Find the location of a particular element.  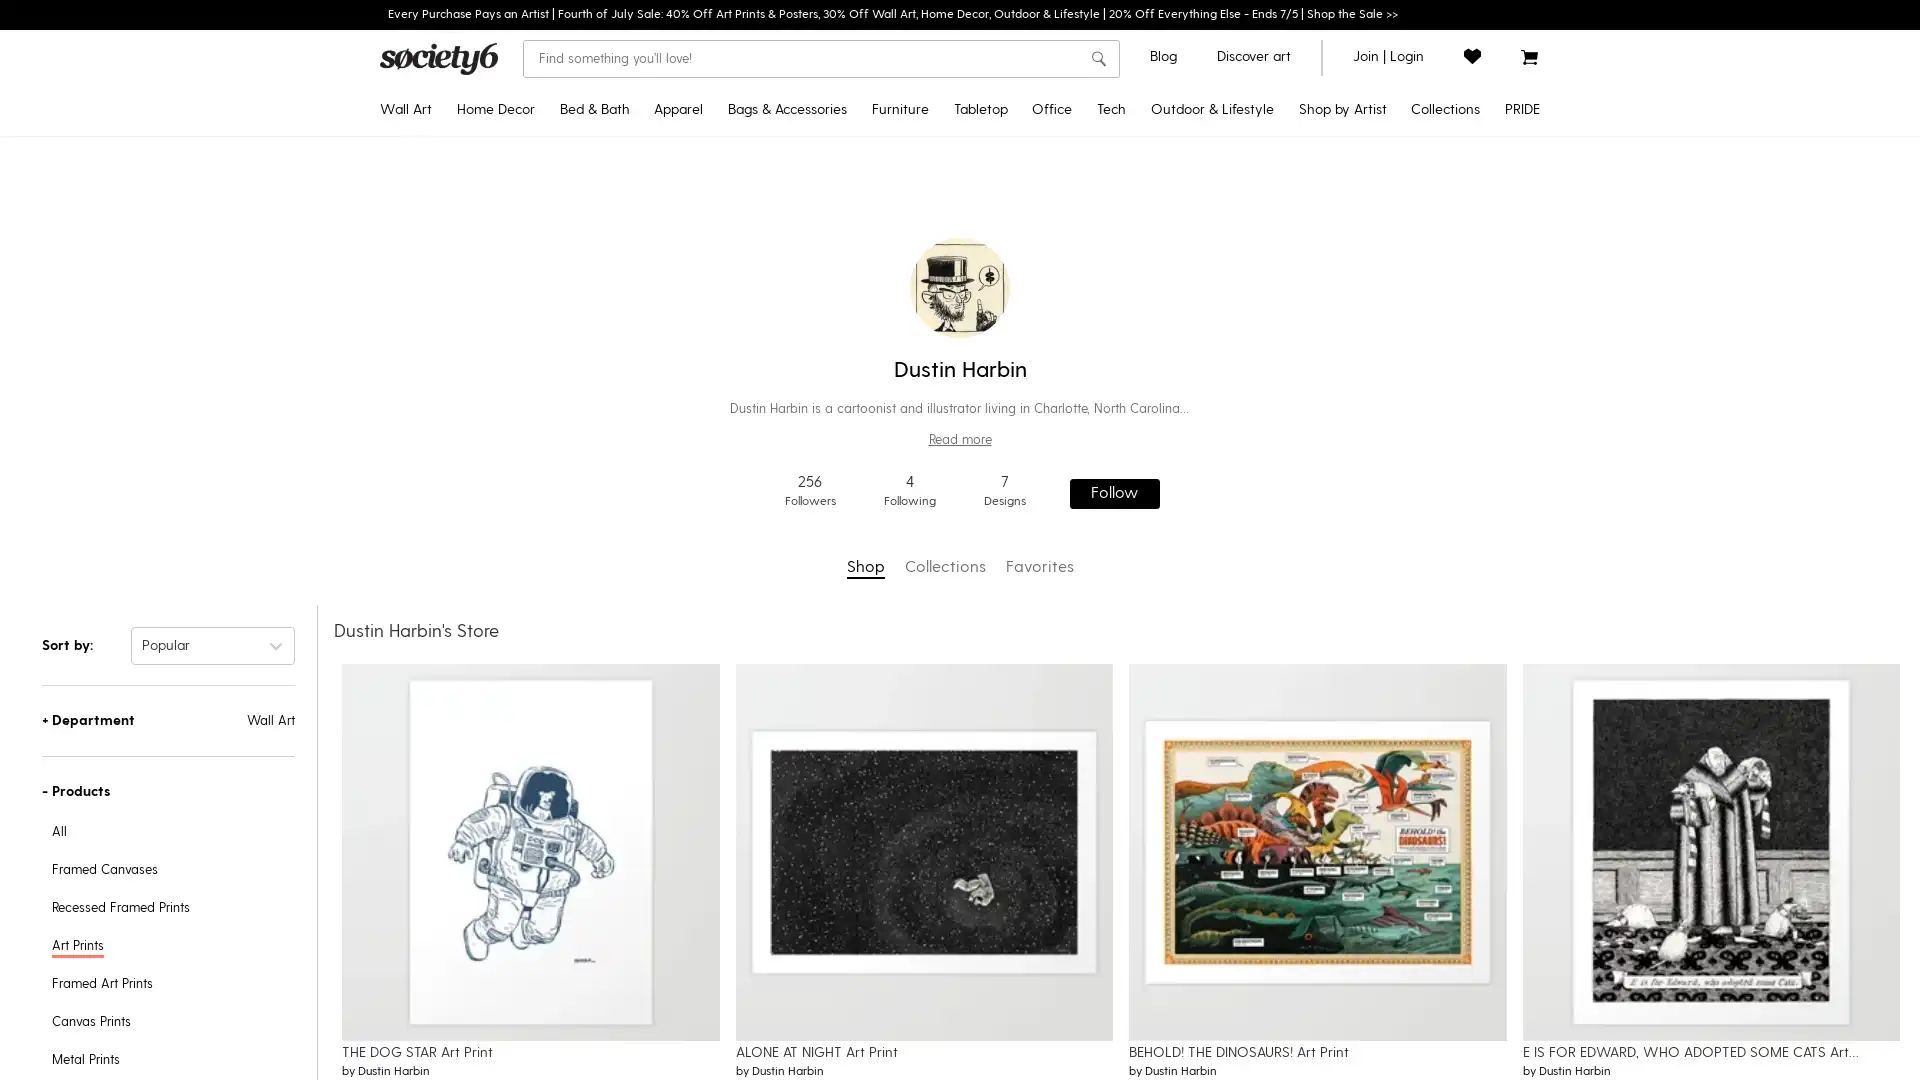

Disney is located at coordinates (1288, 160).